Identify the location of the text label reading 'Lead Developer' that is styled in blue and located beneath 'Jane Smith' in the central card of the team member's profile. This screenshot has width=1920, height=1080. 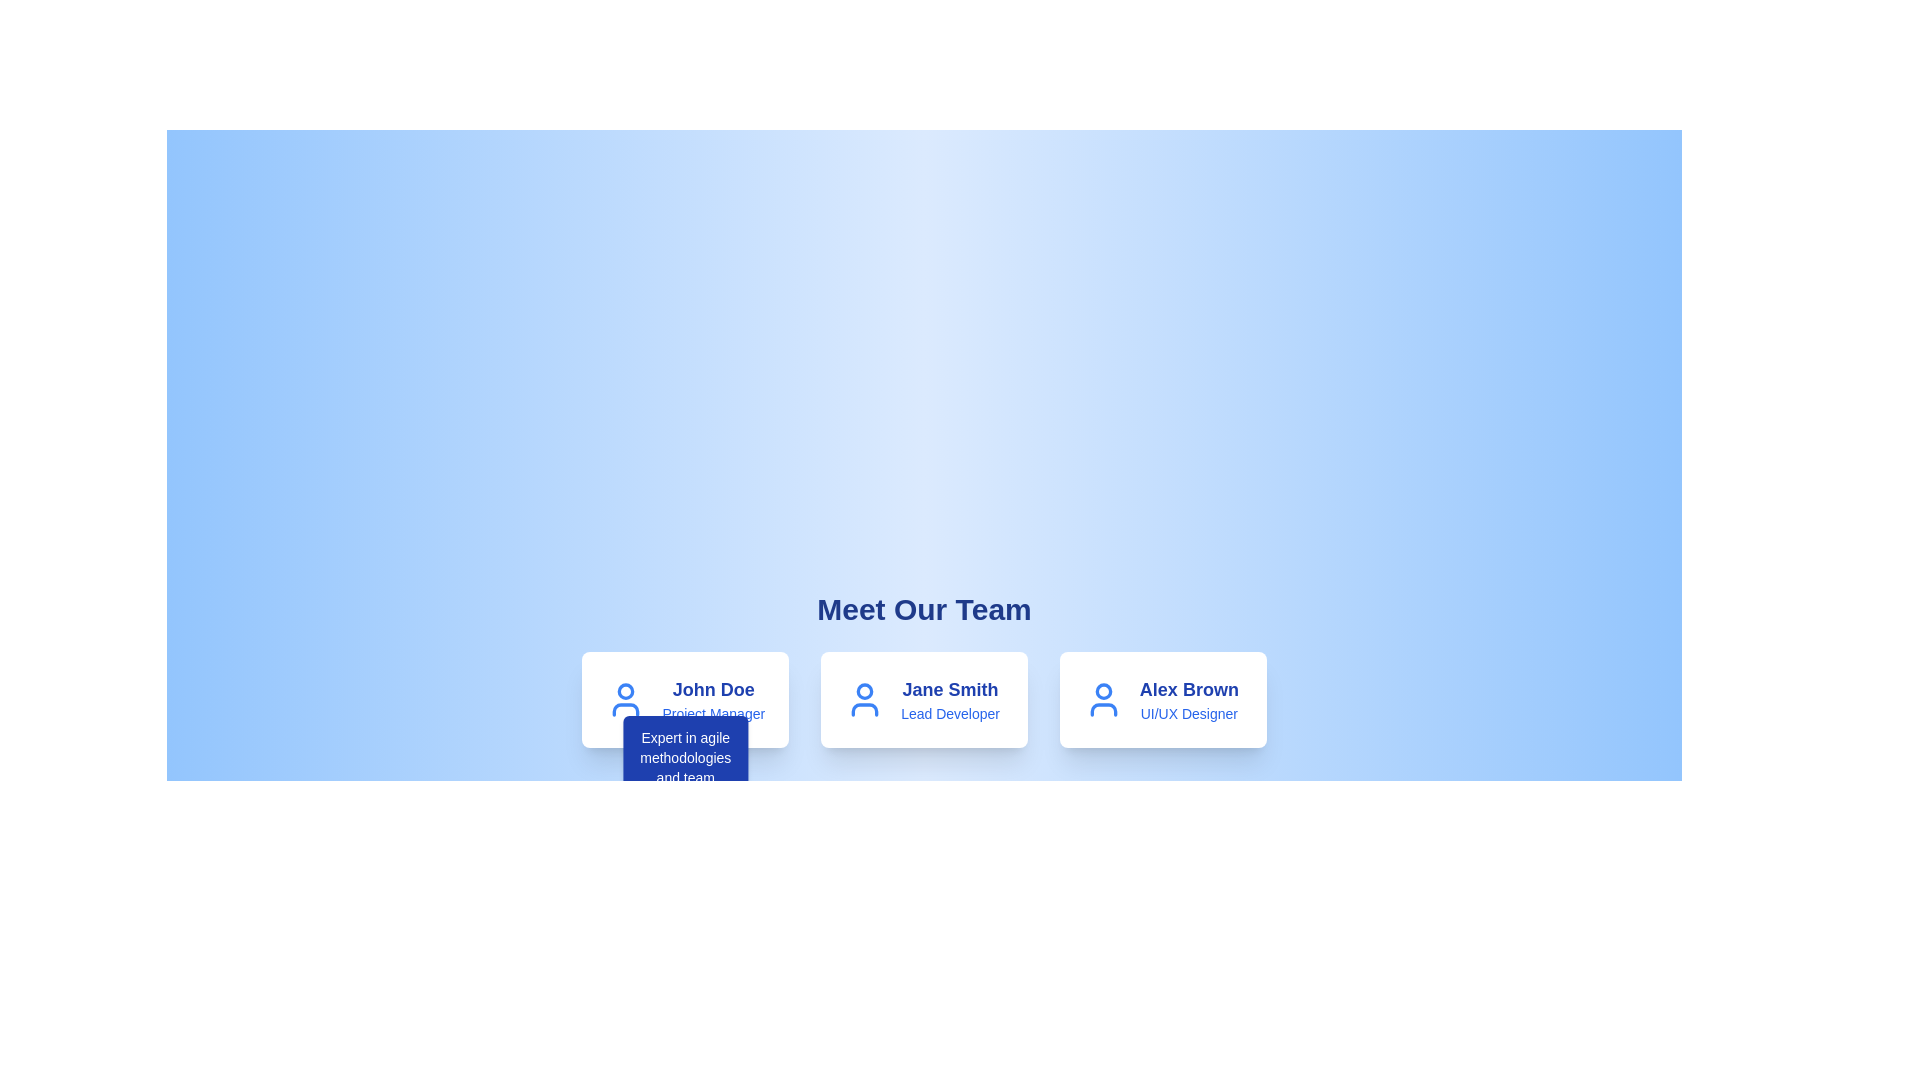
(949, 712).